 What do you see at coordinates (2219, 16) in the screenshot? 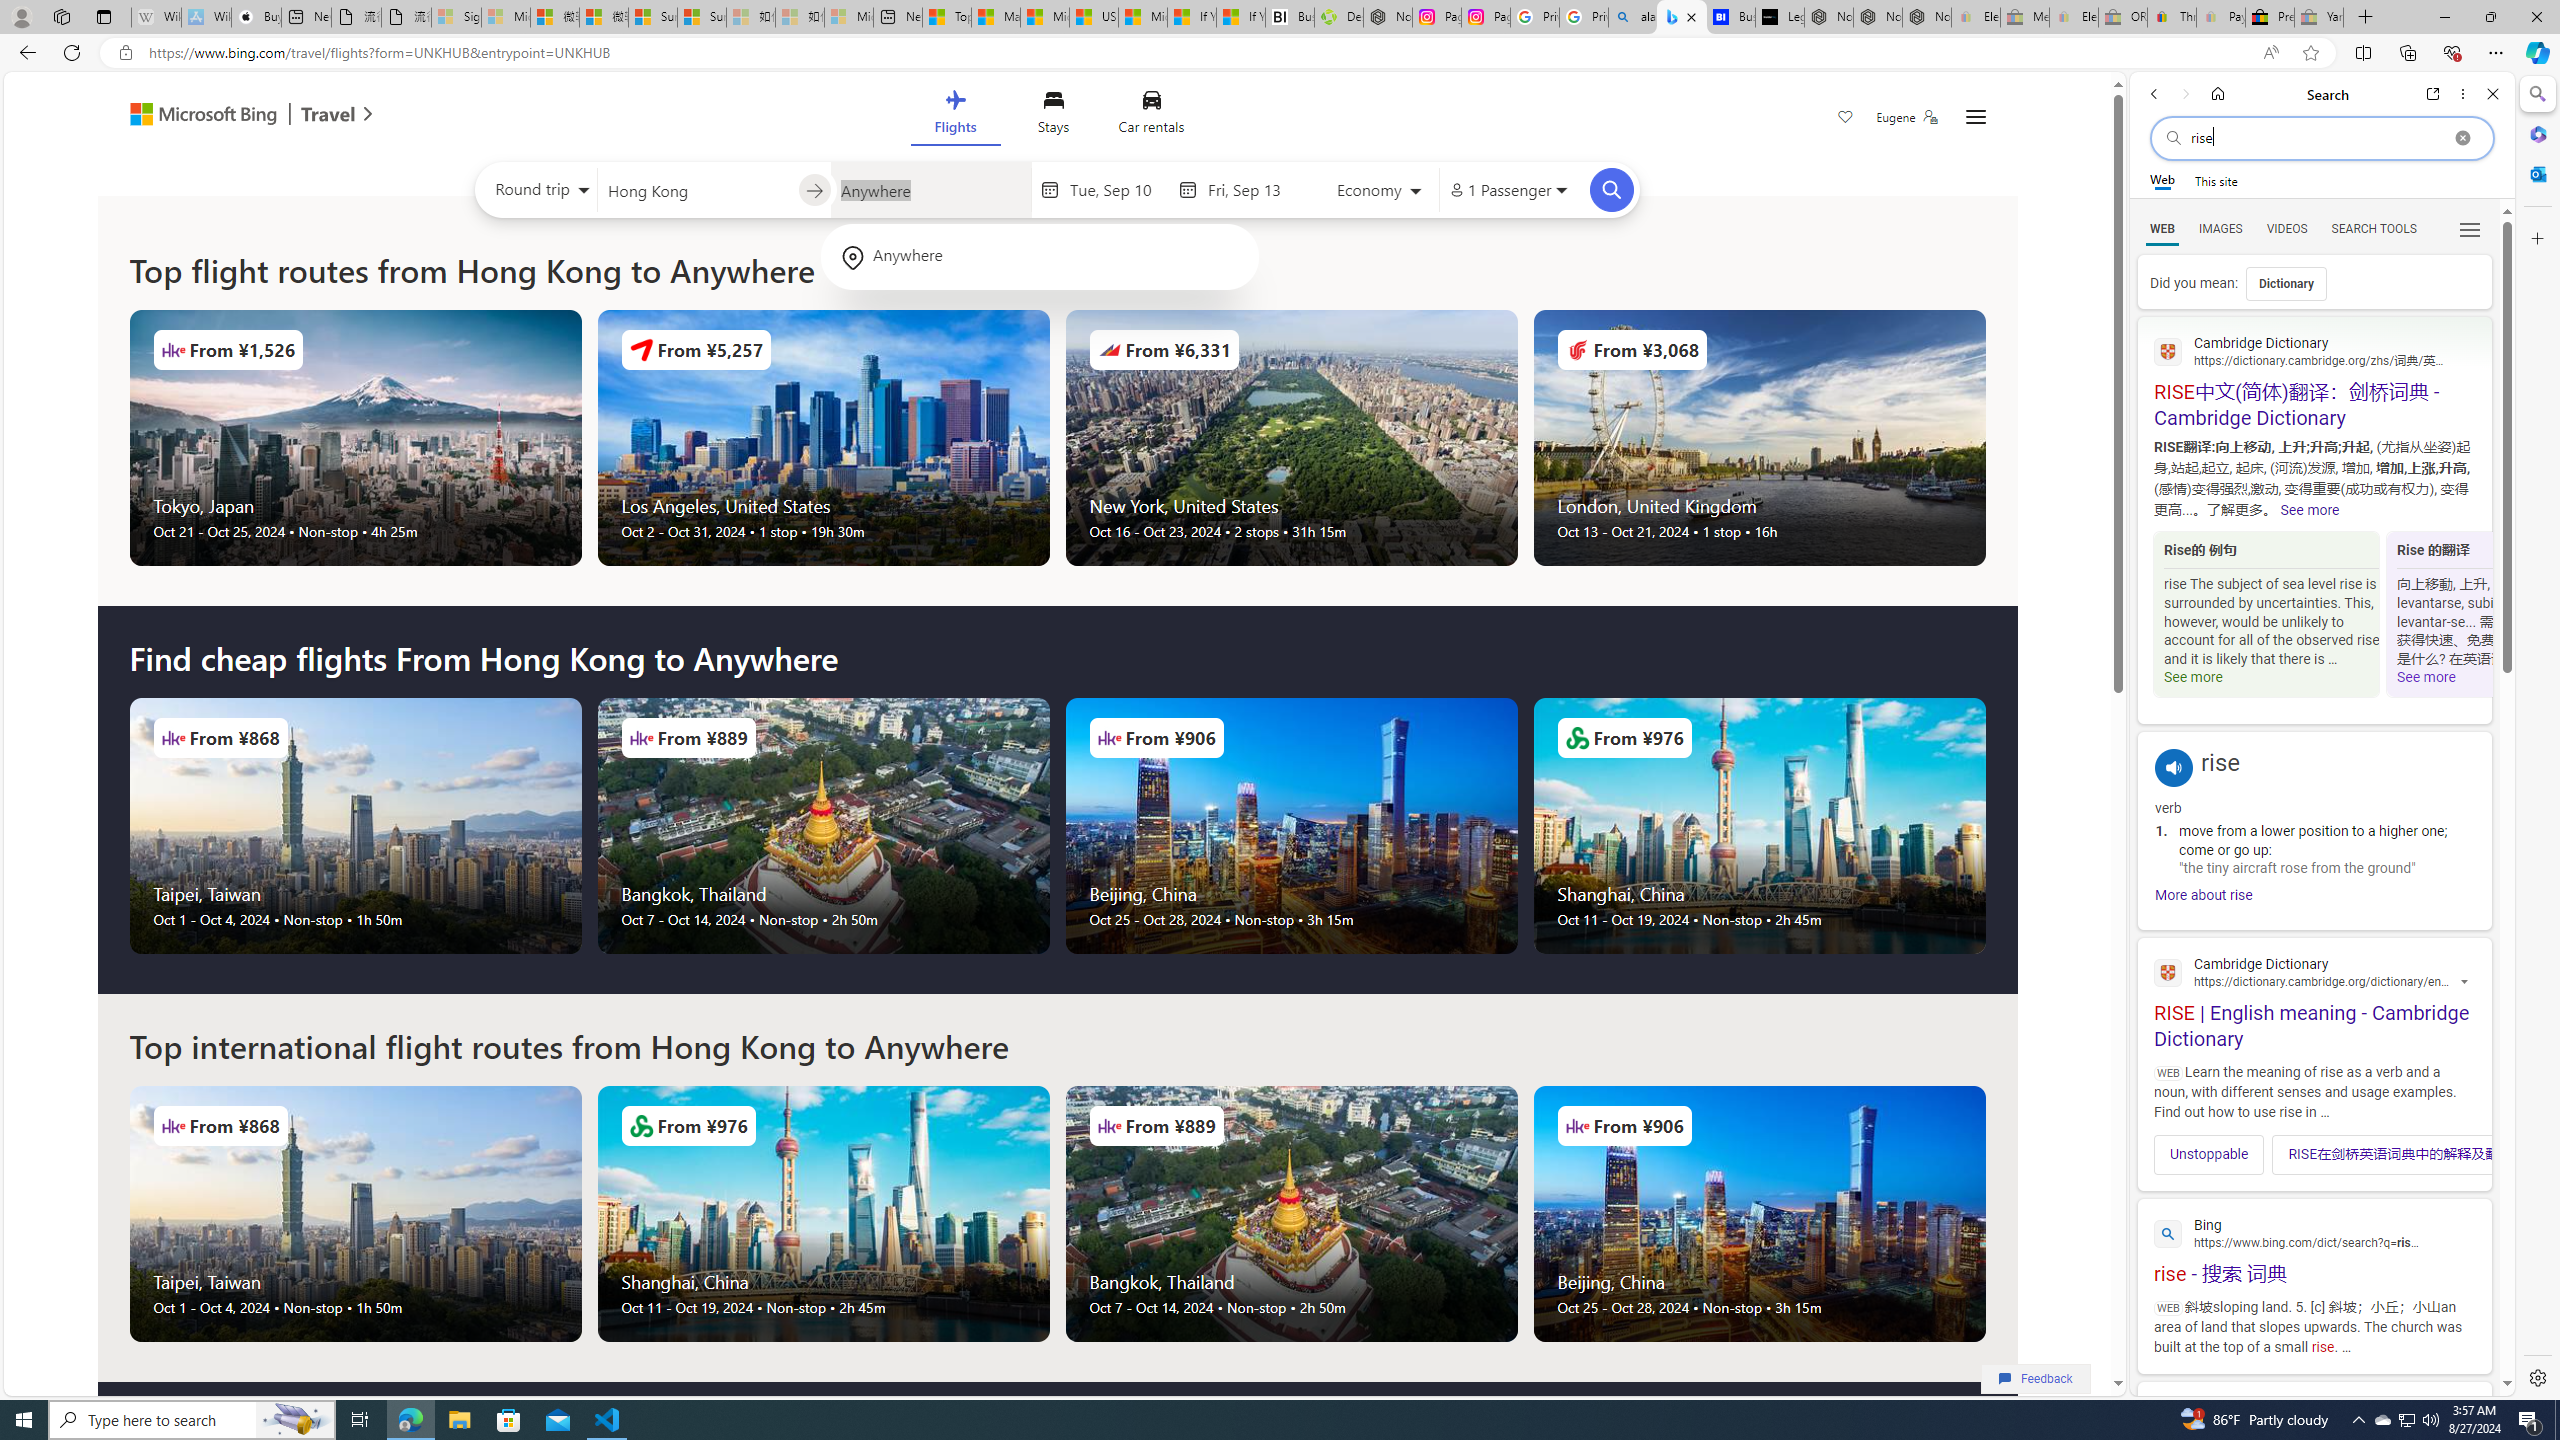
I see `'Payments Terms of Use | eBay.com - Sleeping'` at bounding box center [2219, 16].